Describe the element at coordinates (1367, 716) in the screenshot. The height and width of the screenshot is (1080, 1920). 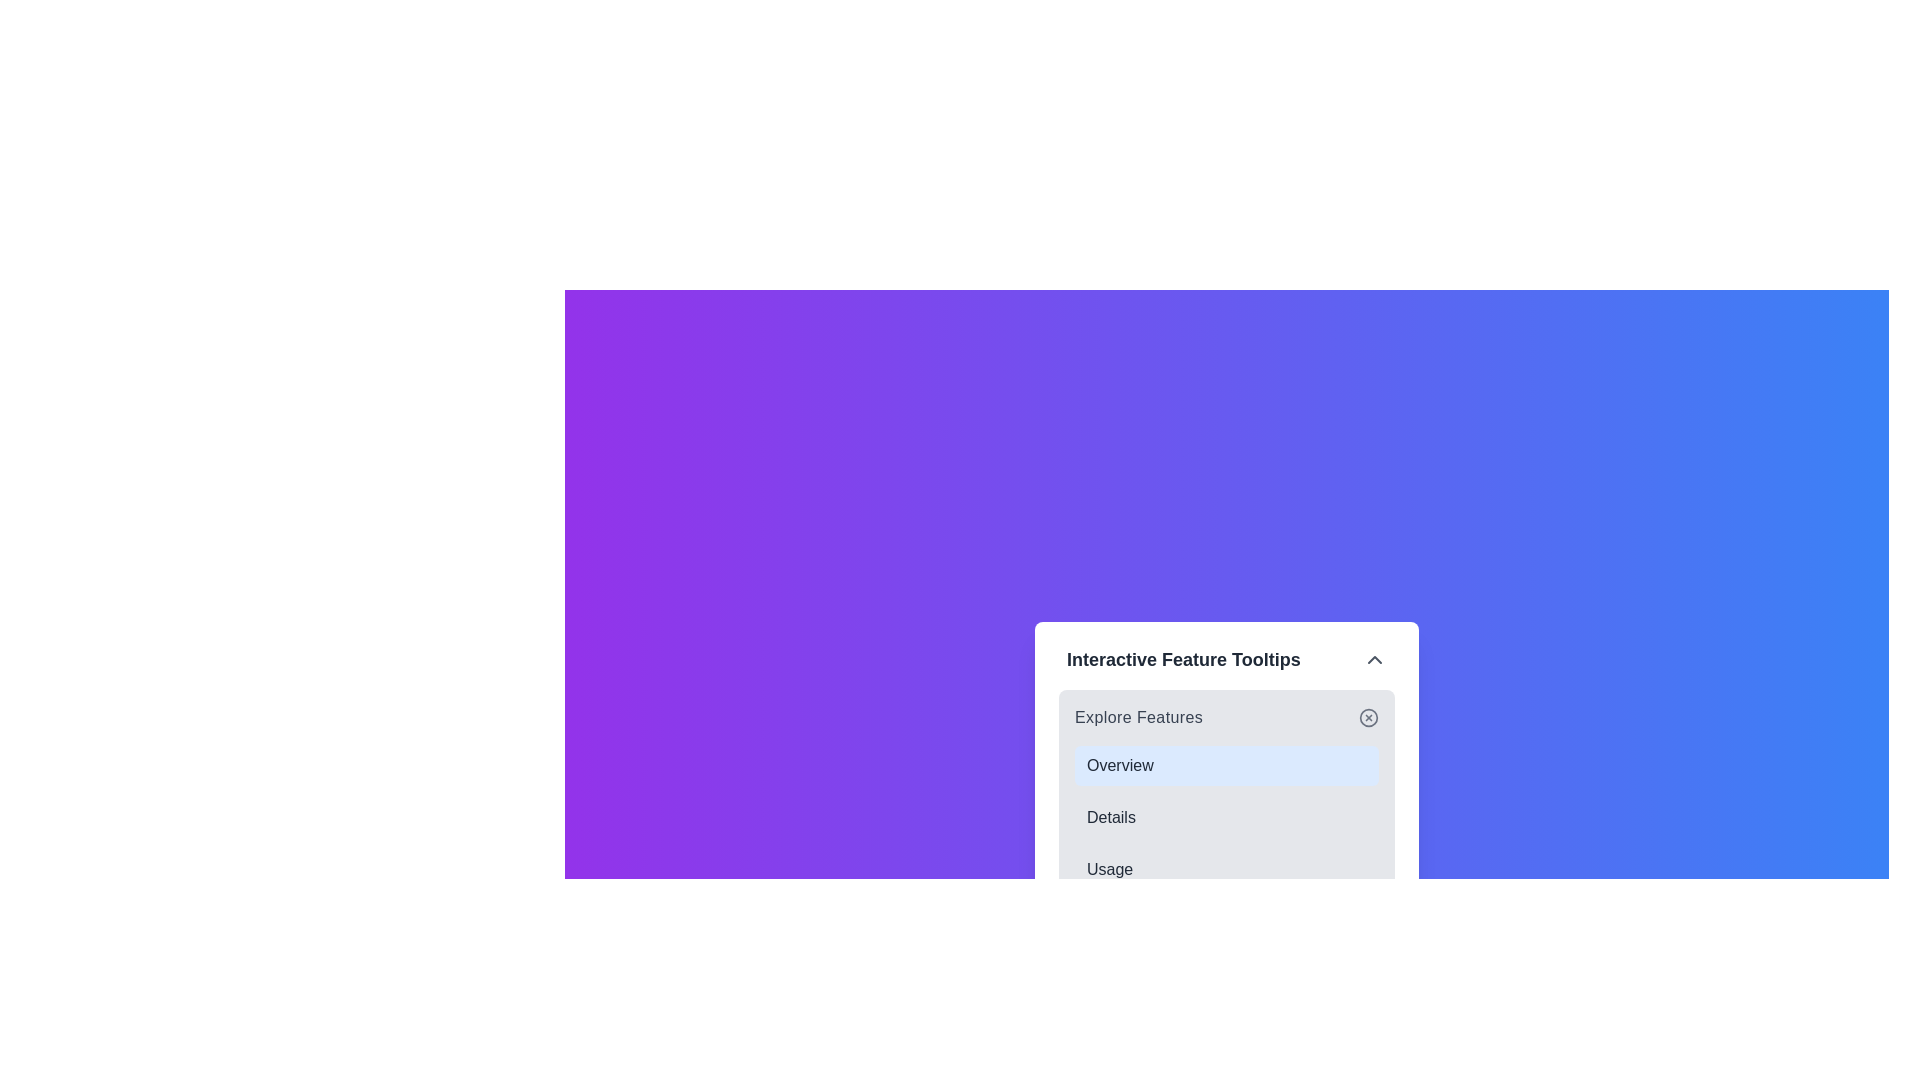
I see `the close button located at the right end of the header labeled Explore Features` at that location.